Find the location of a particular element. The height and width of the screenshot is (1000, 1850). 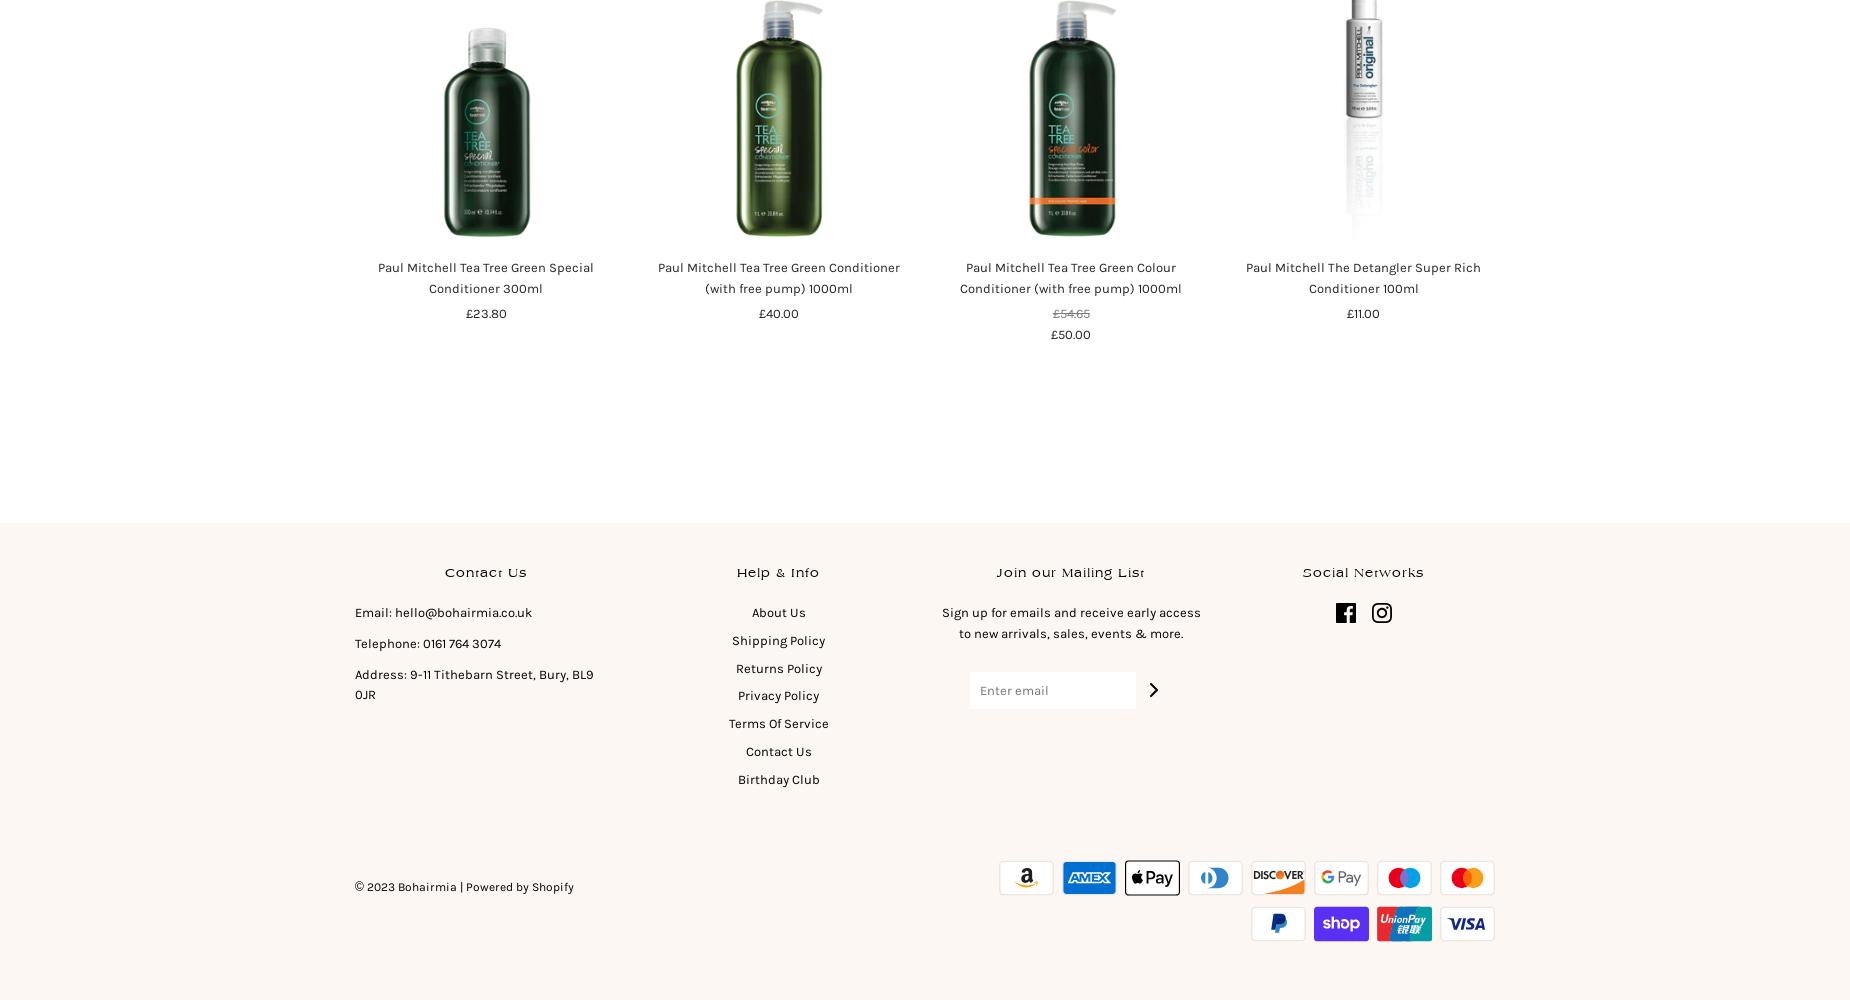

'Join our Mailing List' is located at coordinates (995, 571).